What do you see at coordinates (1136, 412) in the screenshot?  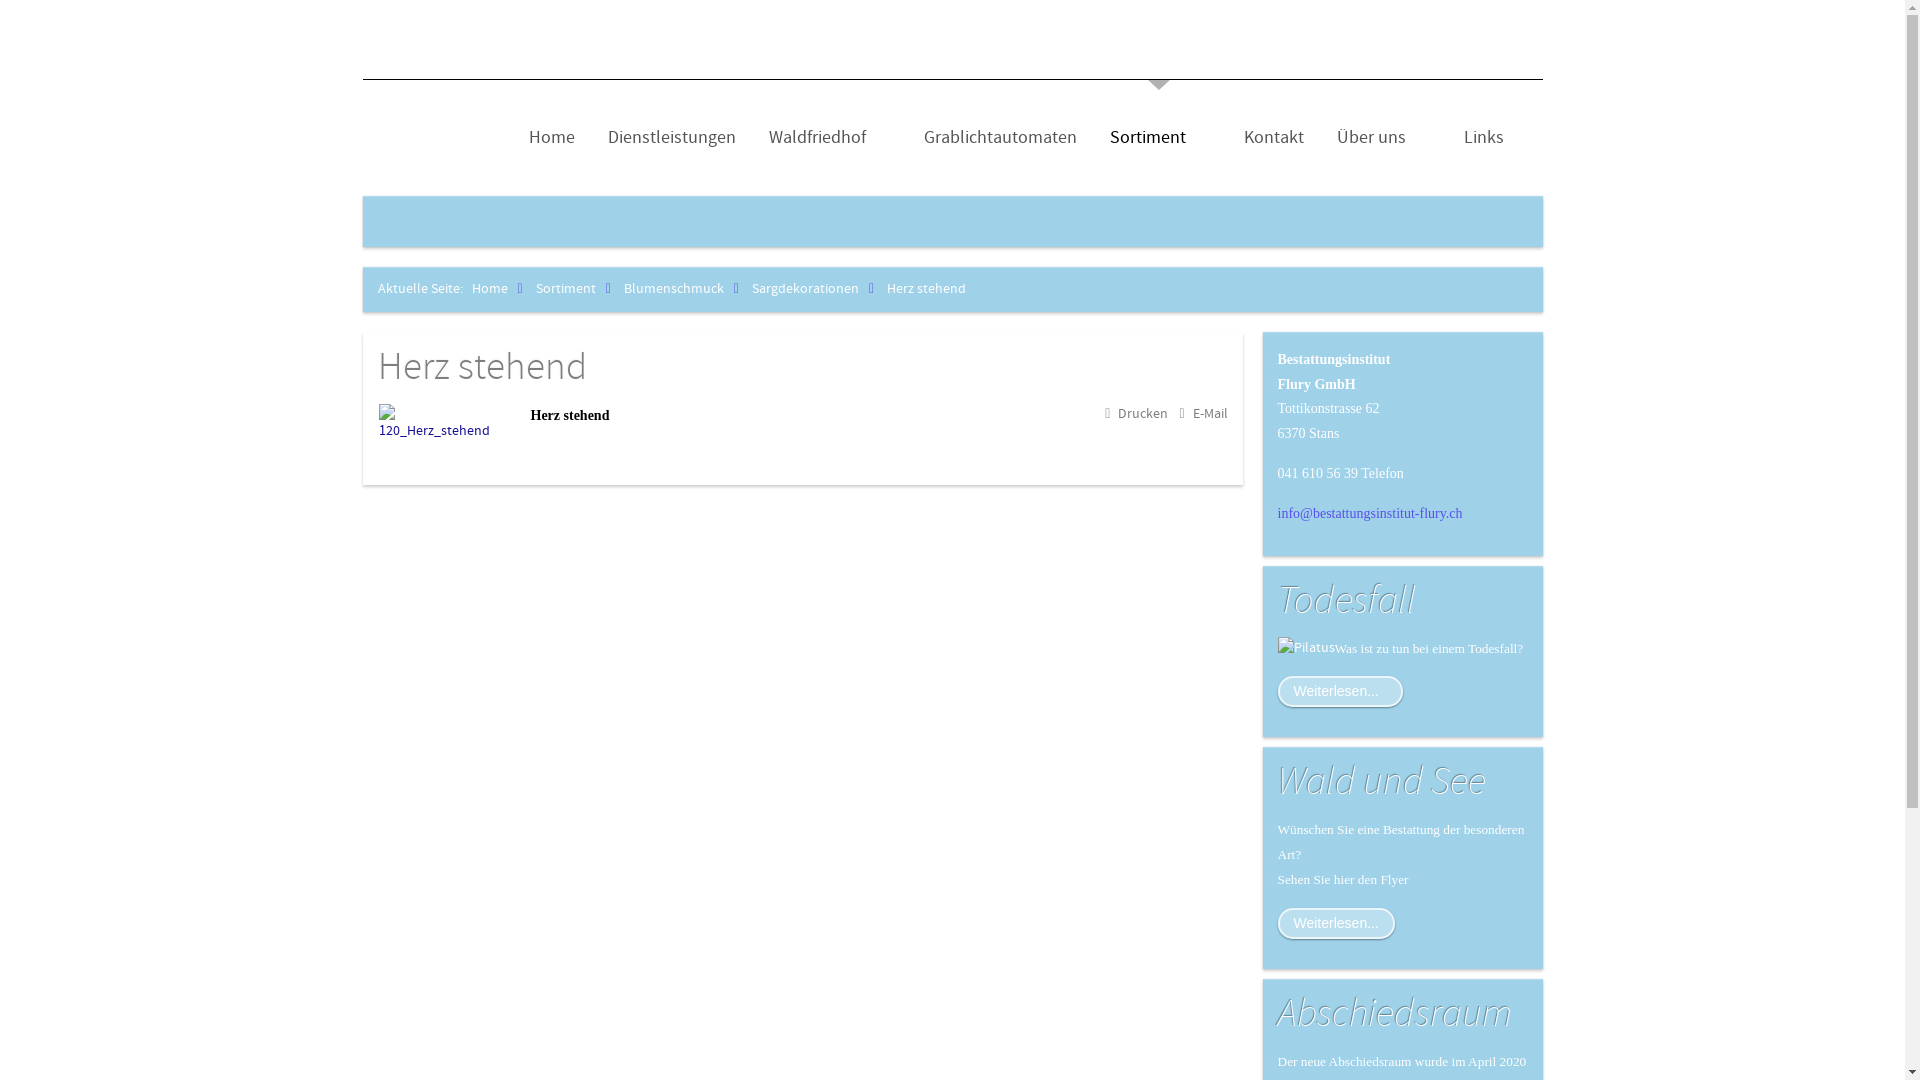 I see `'Drucken'` at bounding box center [1136, 412].